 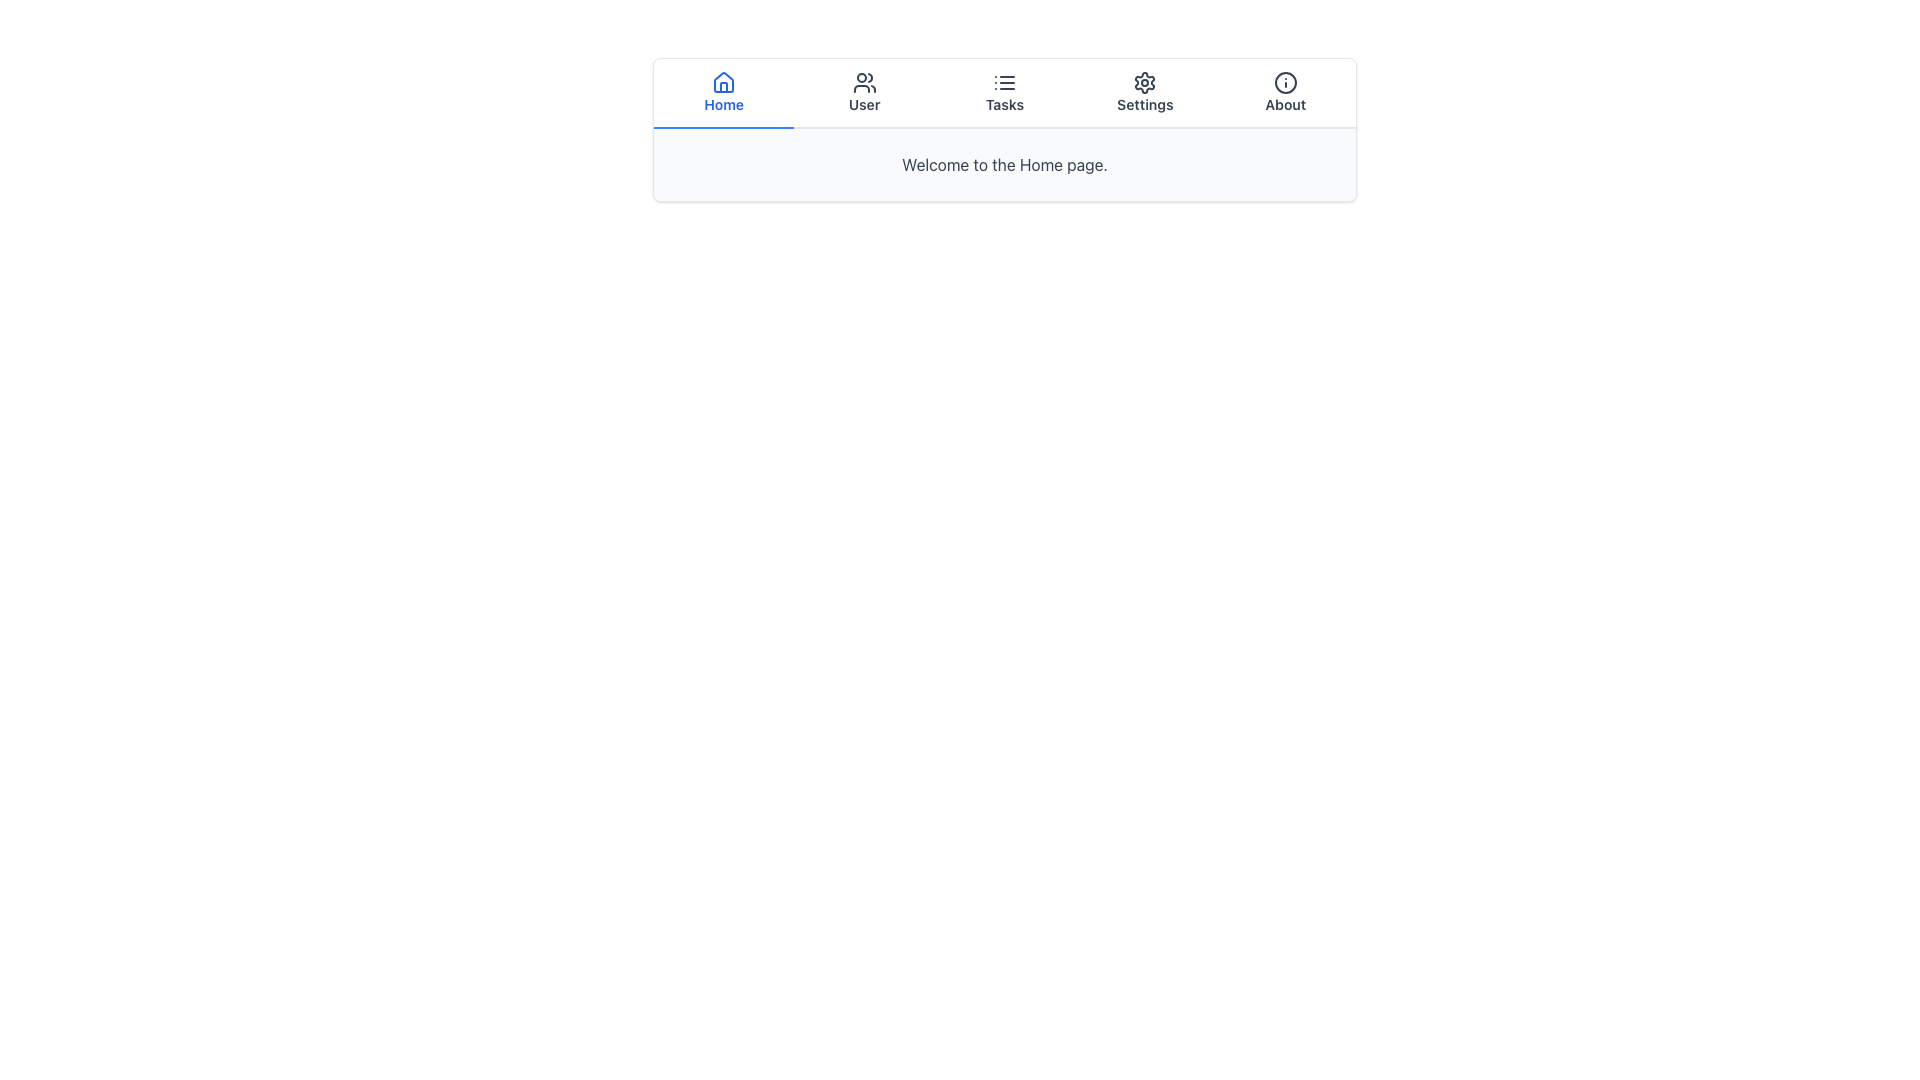 I want to click on text label 'User' which is styled in bold and positioned centrally in the navigation bar, indicating user-related functionality, so click(x=864, y=104).